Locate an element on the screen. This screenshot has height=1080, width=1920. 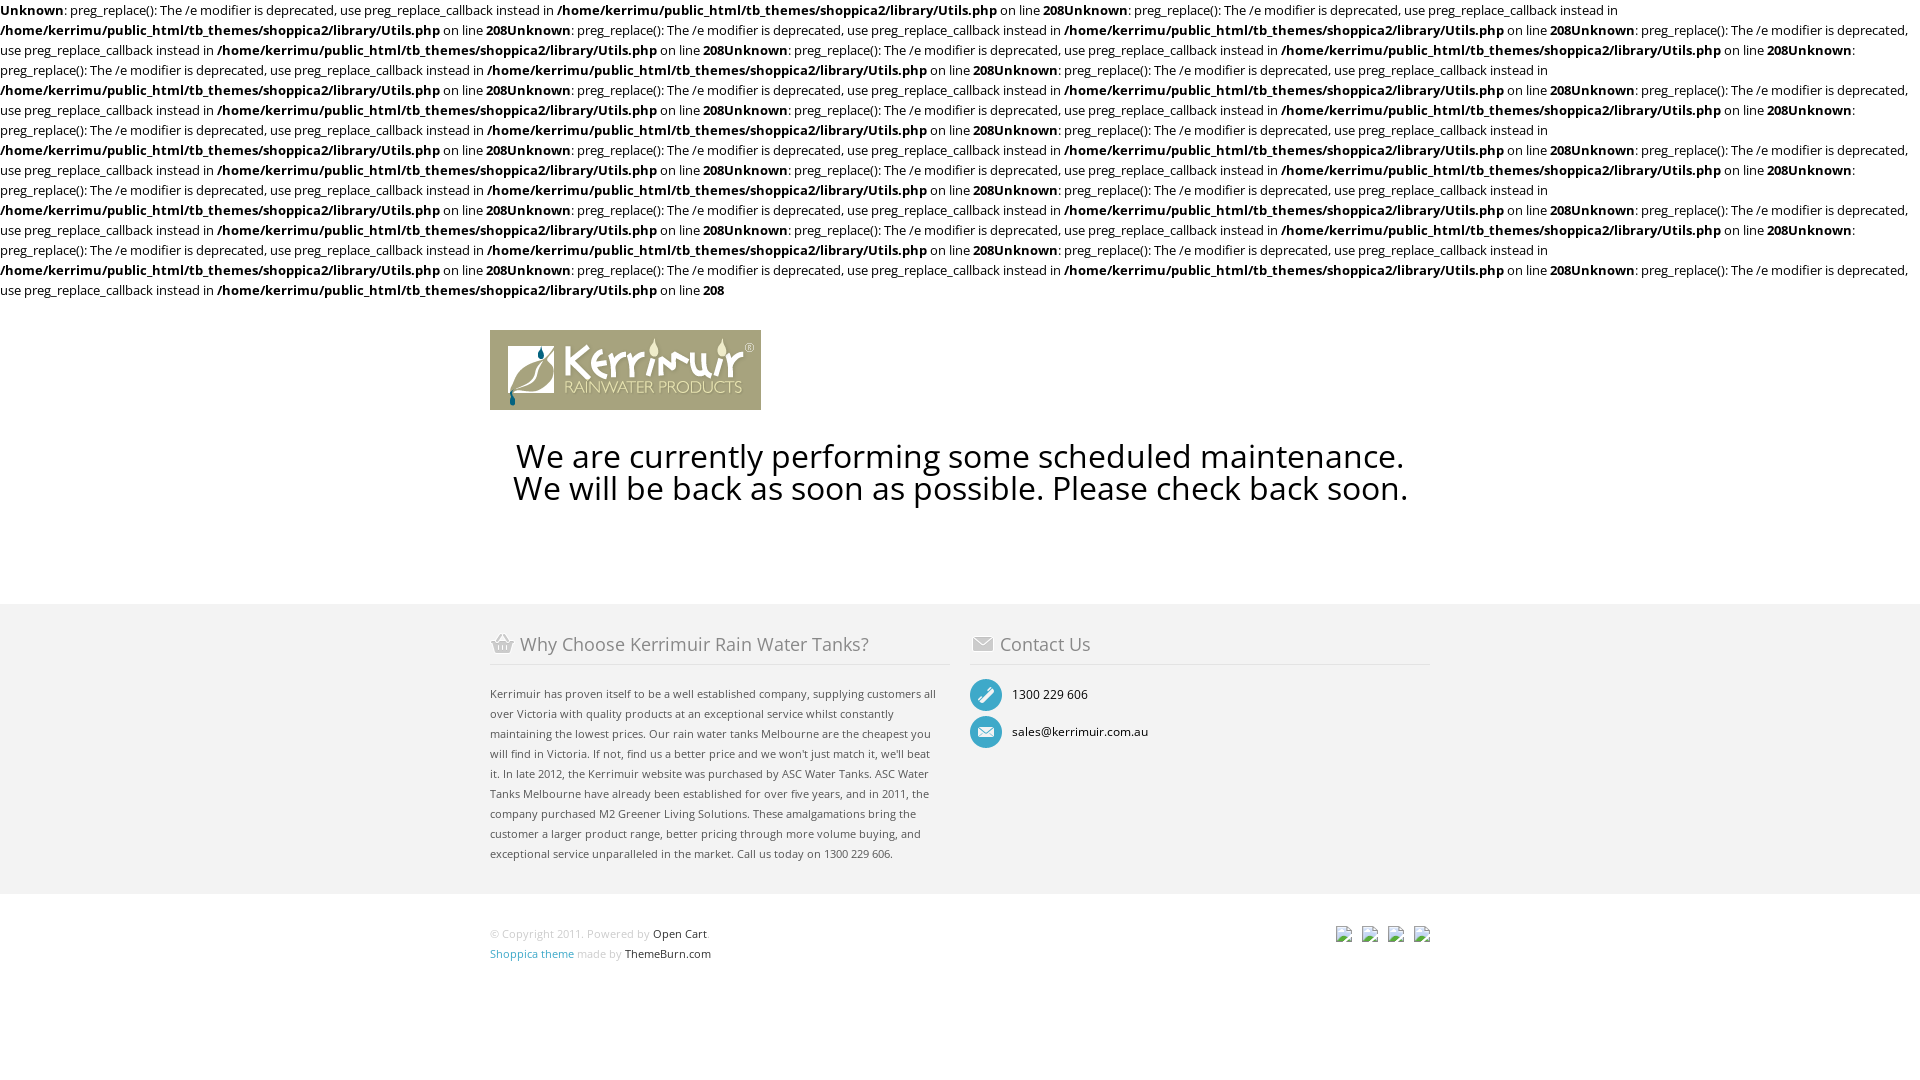
'Open Cart' is located at coordinates (680, 933).